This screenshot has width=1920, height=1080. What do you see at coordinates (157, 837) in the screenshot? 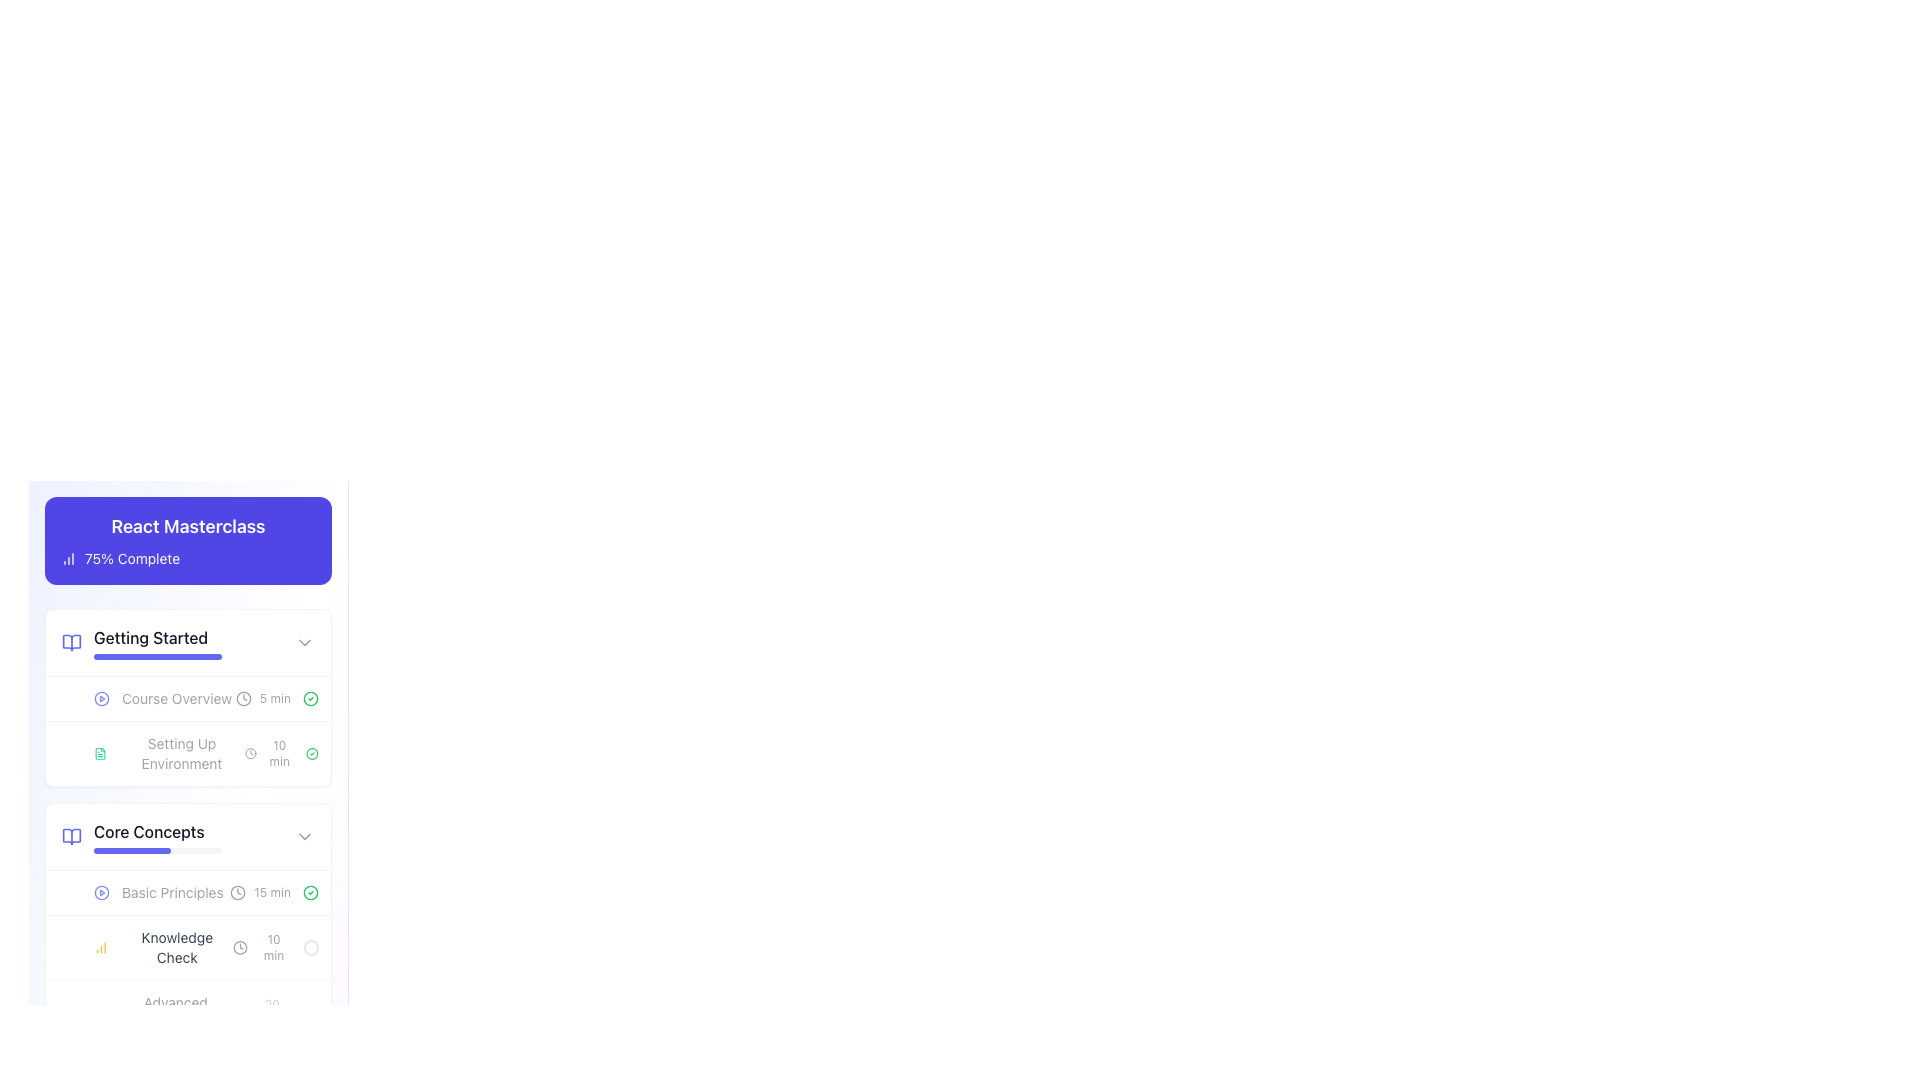
I see `the 'Core Concepts' text label, which is styled with a prominent sans-serif font and located above a purple progress bar in the 'React Masterclass' course module` at bounding box center [157, 837].